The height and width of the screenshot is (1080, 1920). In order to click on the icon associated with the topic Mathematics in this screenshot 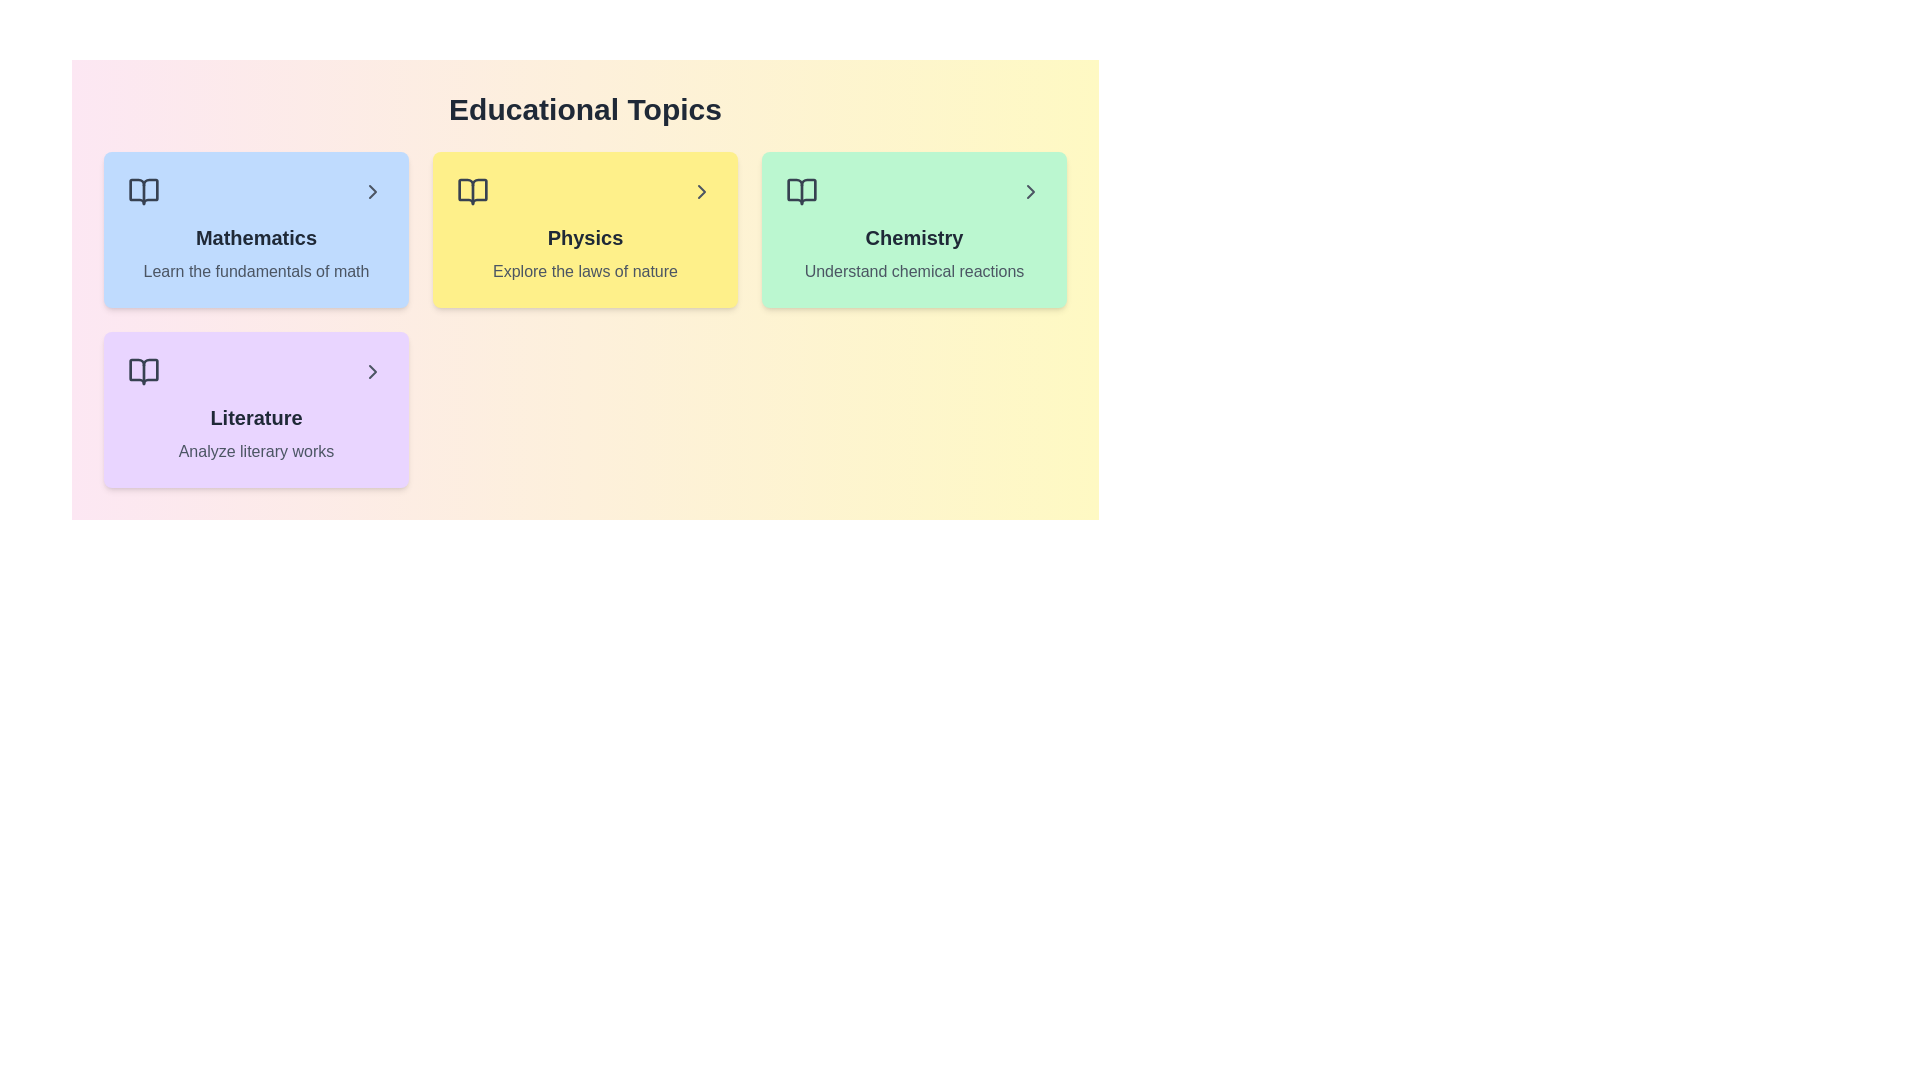, I will do `click(143, 192)`.